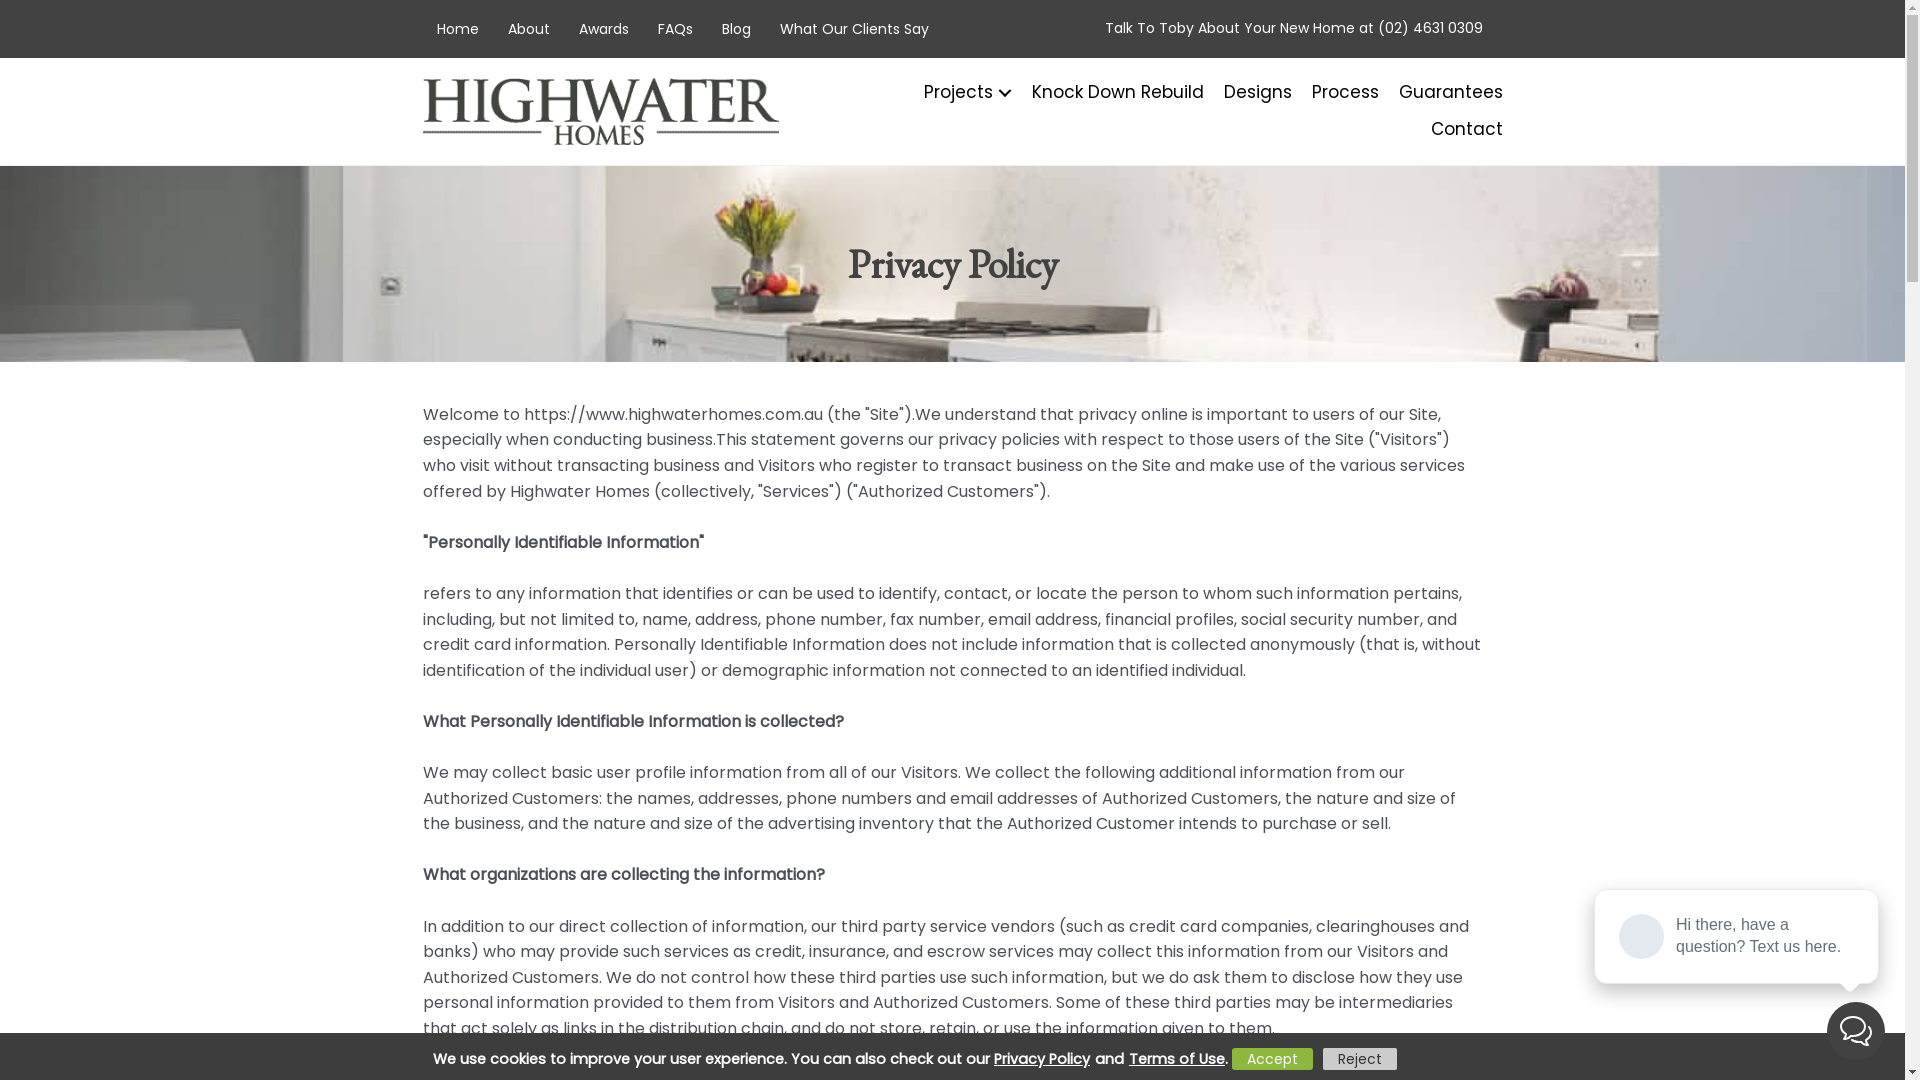 The width and height of the screenshot is (1920, 1080). I want to click on 'Awards', so click(602, 29).